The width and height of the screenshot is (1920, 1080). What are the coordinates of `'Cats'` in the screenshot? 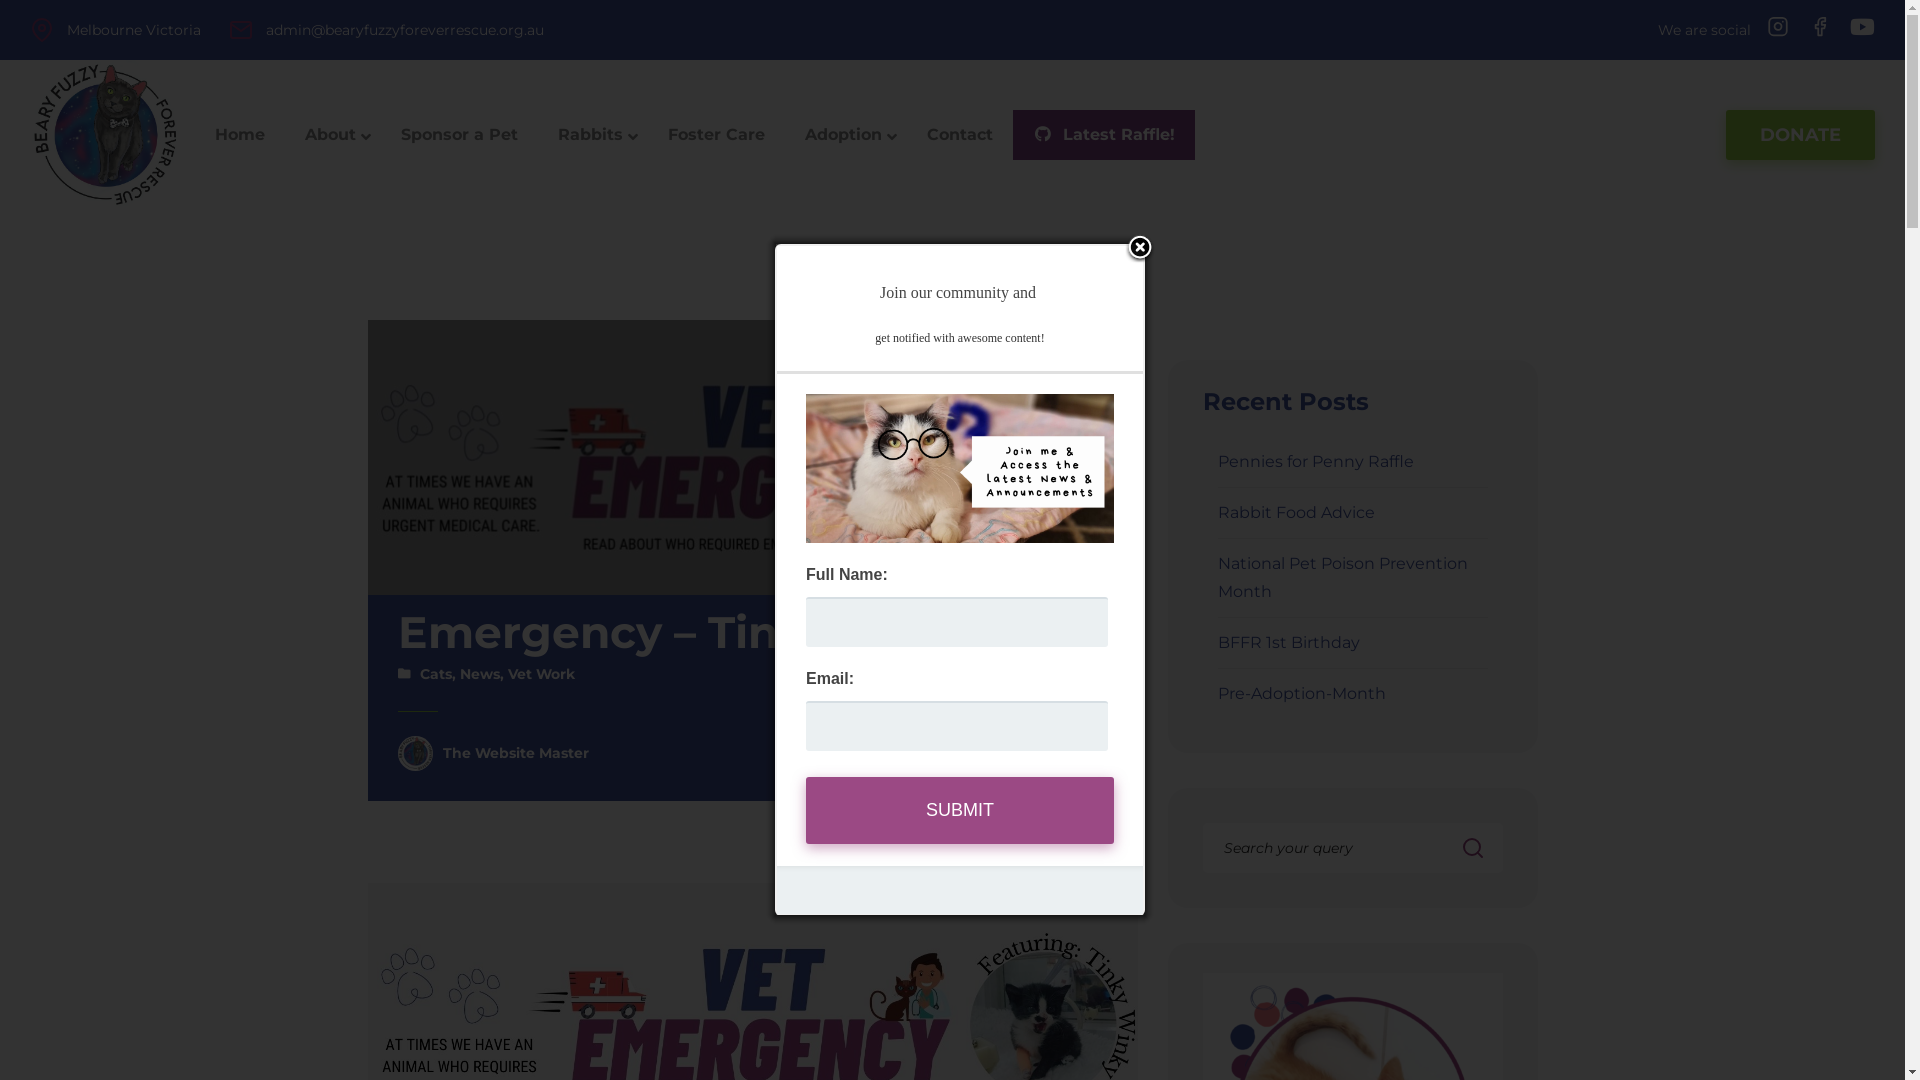 It's located at (435, 674).